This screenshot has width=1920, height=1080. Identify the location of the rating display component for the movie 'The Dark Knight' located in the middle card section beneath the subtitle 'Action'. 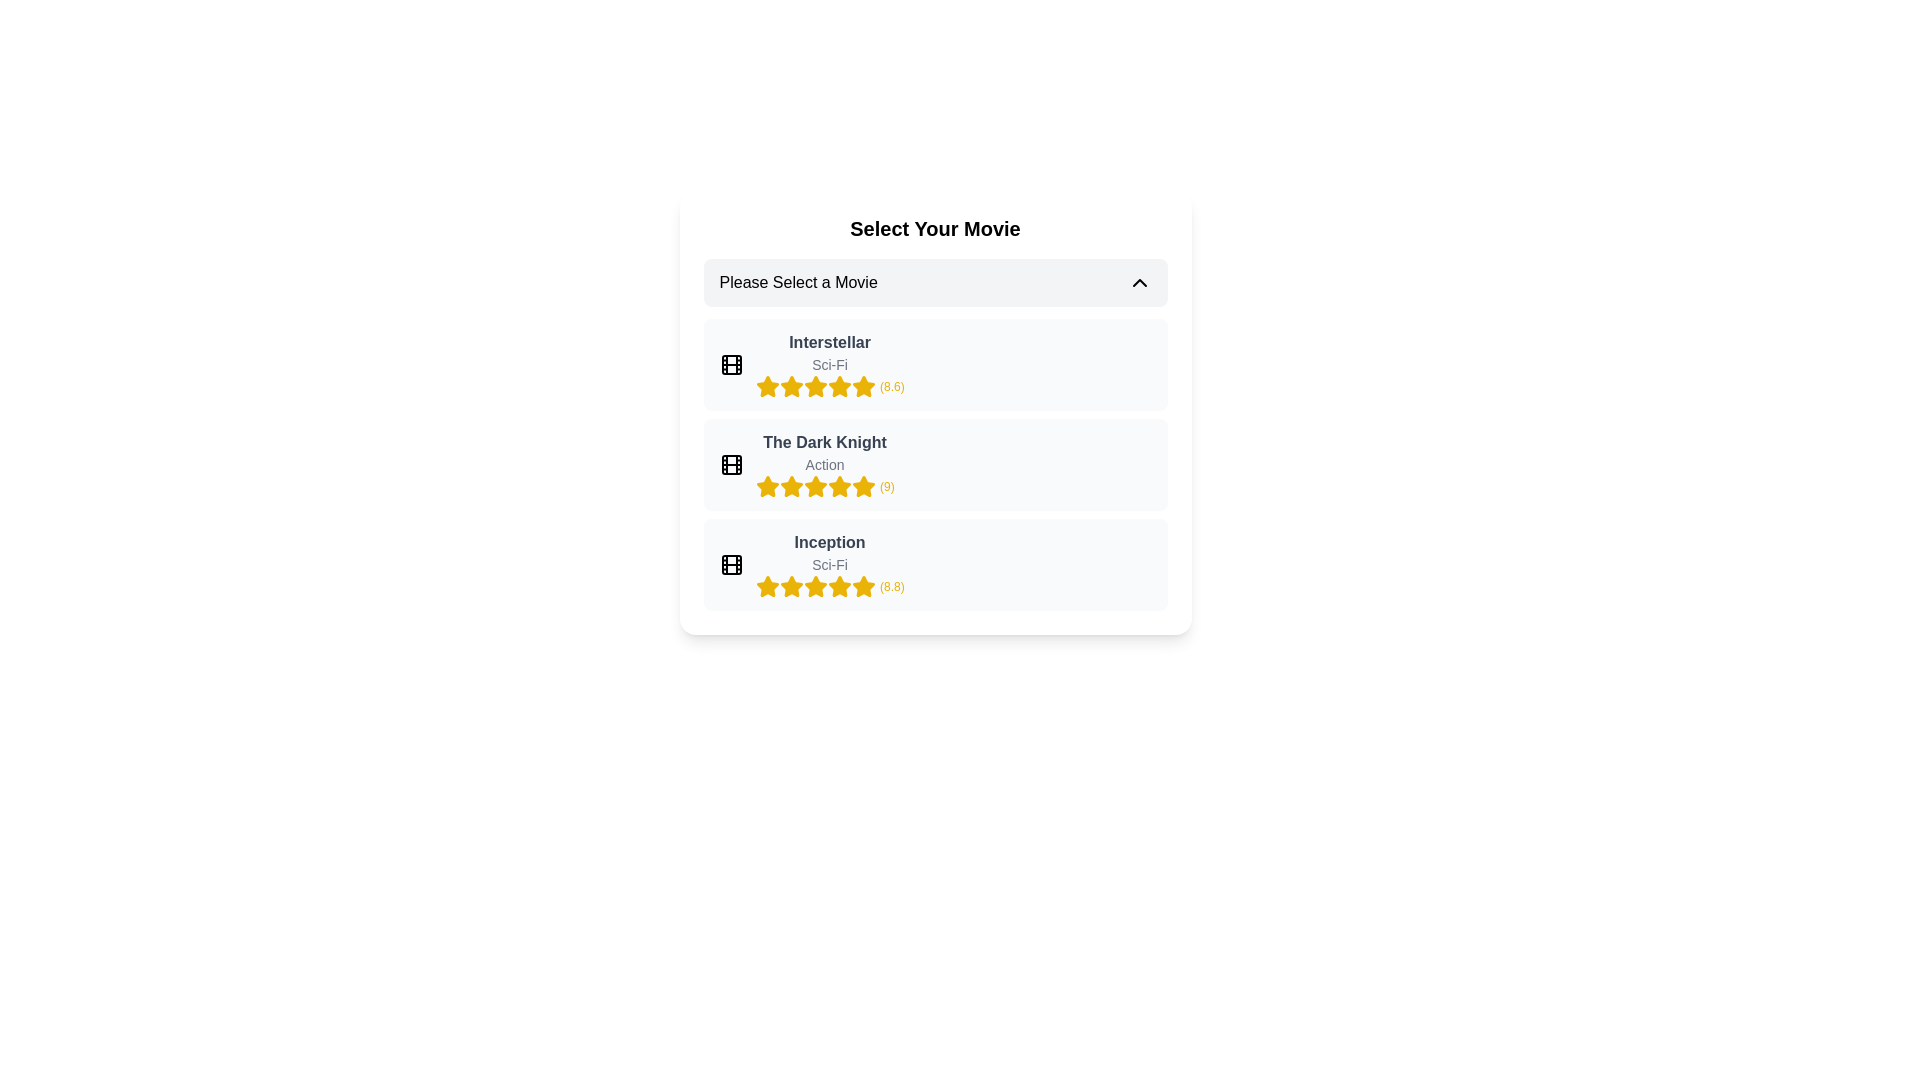
(825, 486).